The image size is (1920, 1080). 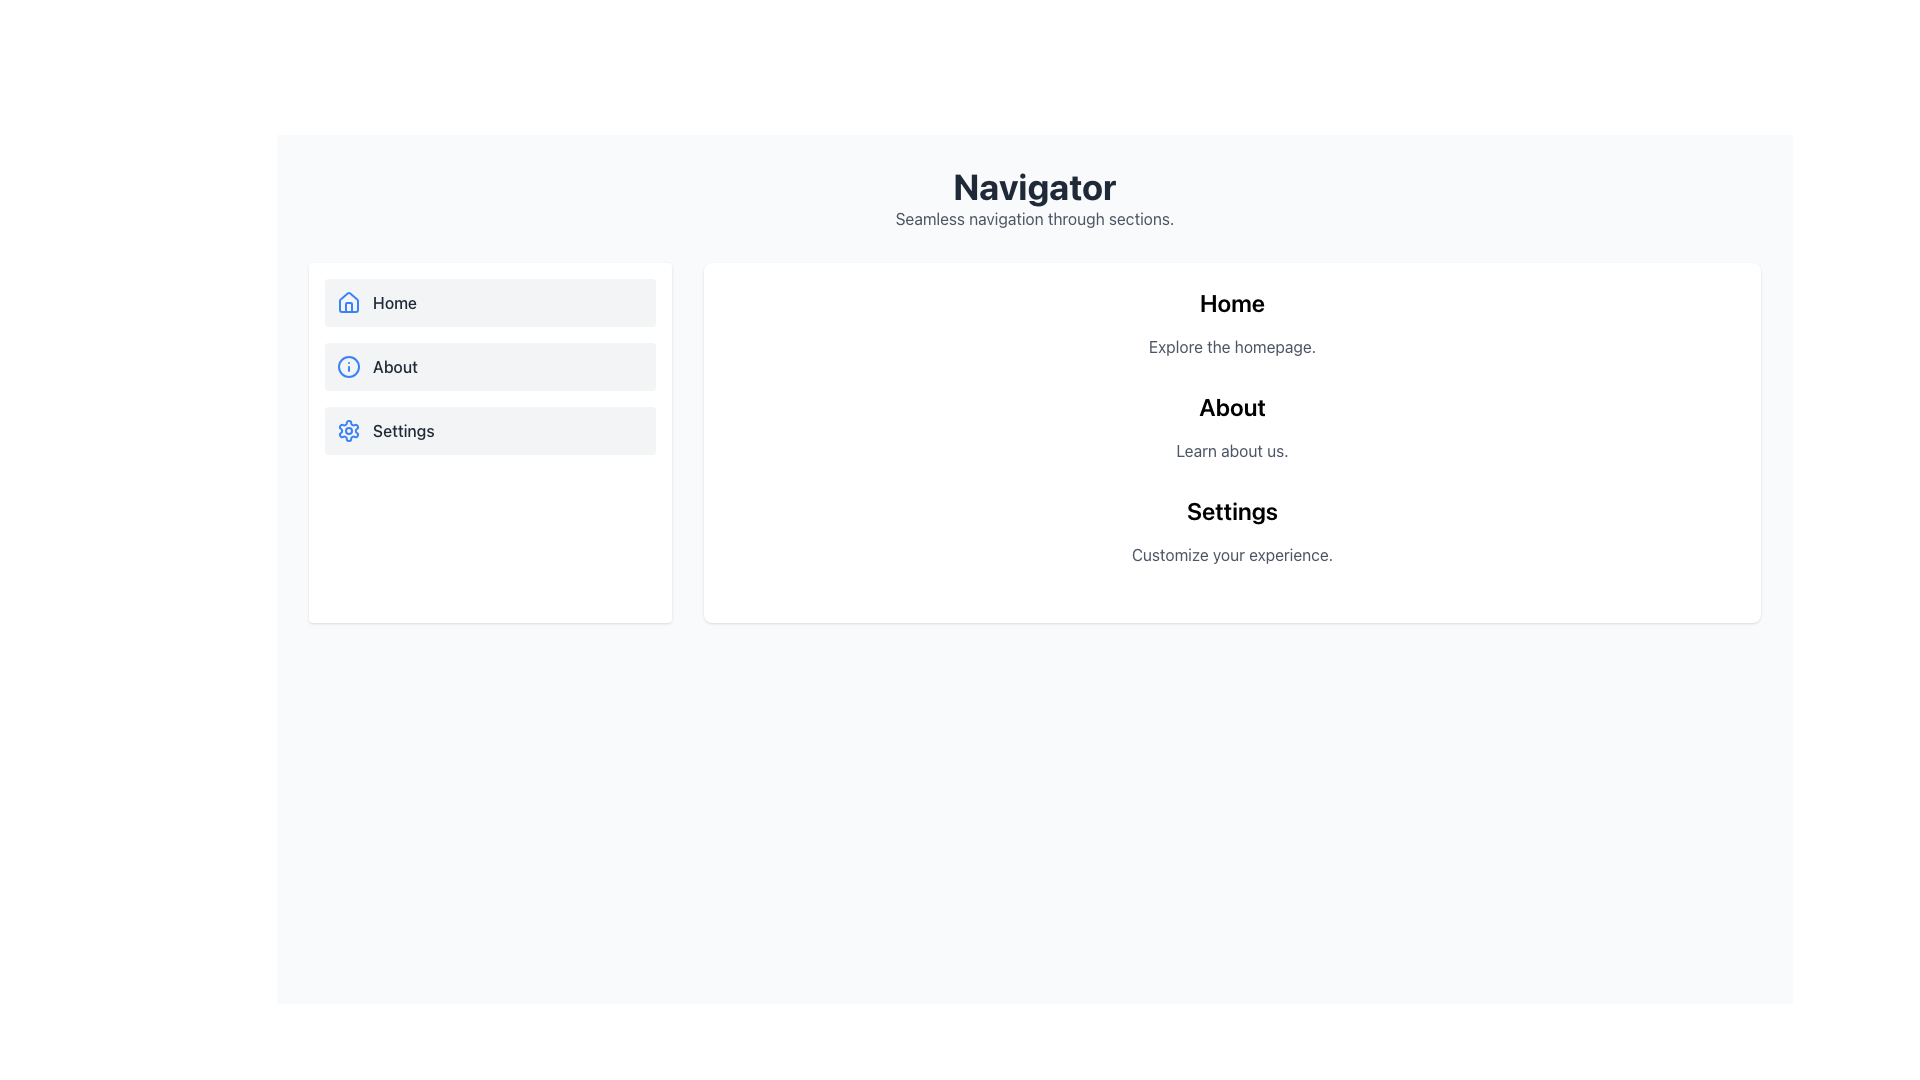 I want to click on the third button in the vertical sidebar that navigates to the Settings section, so click(x=490, y=442).